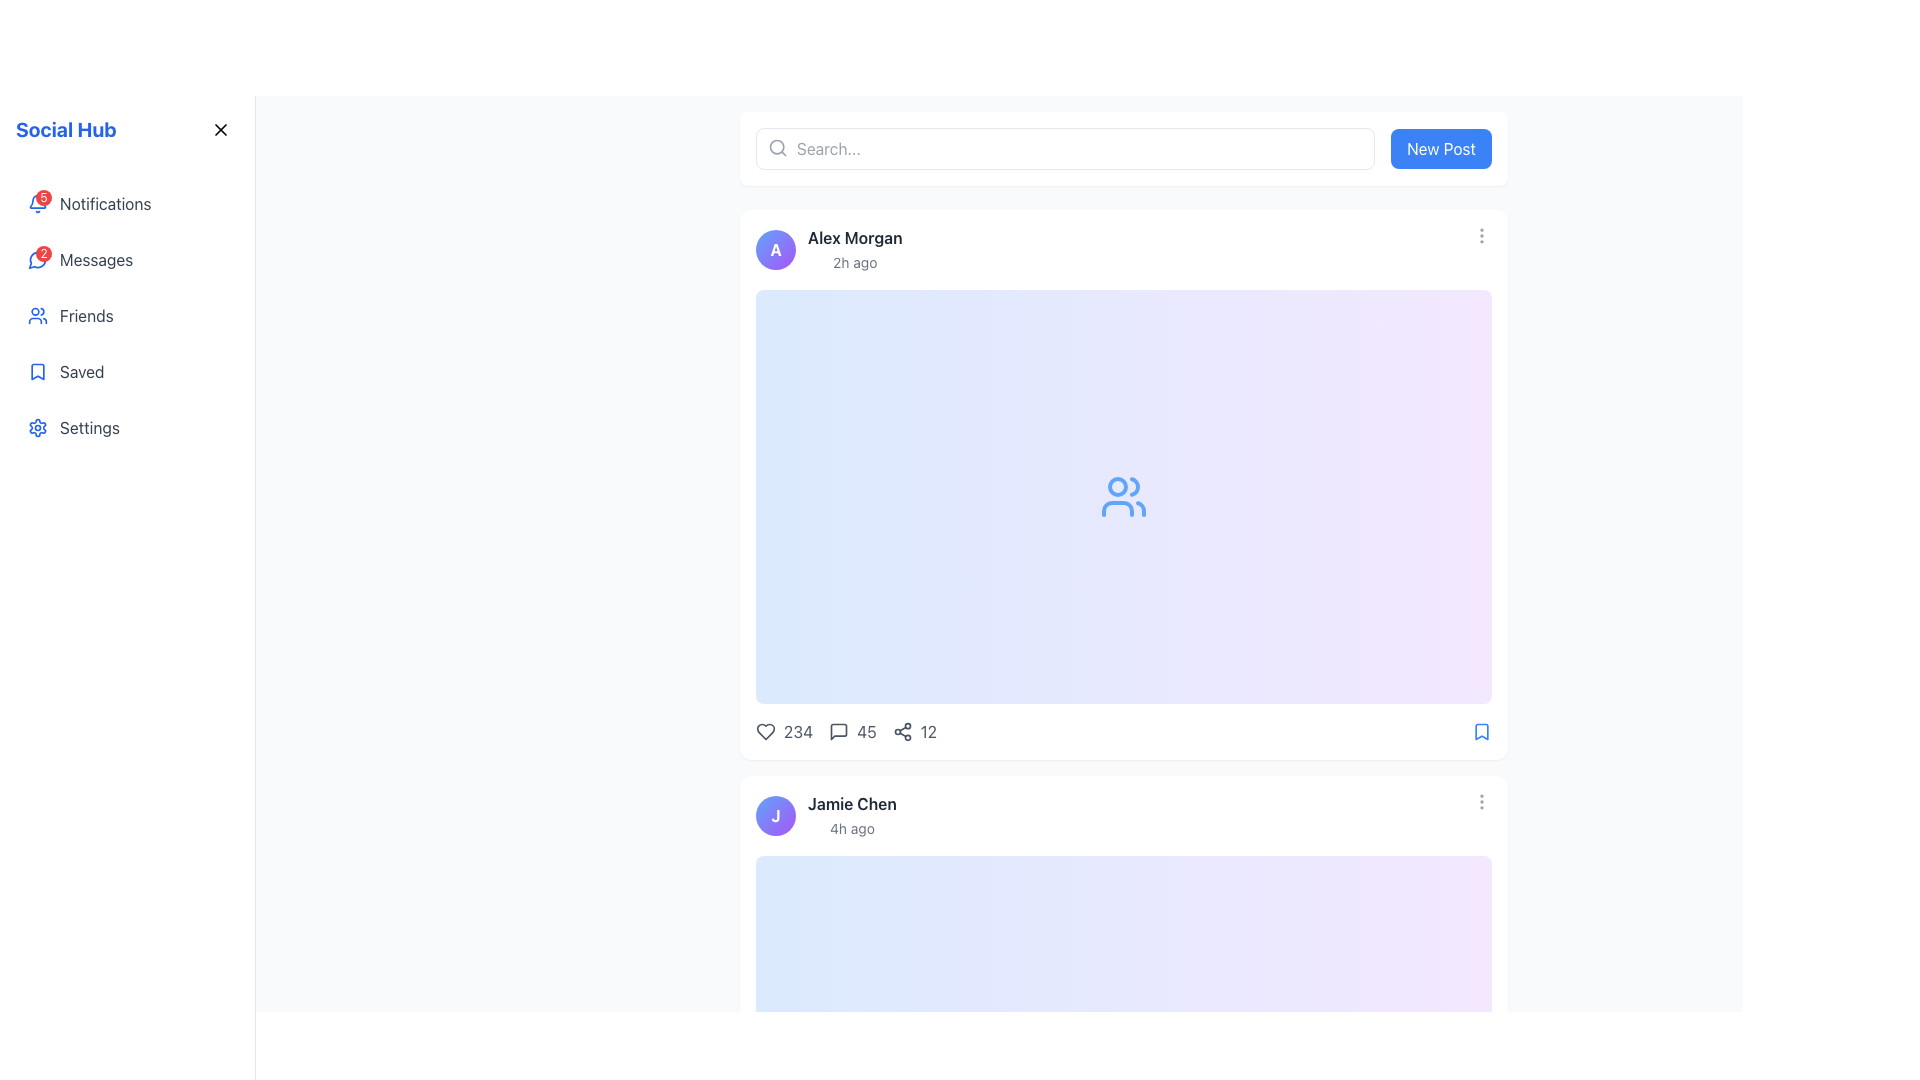 The width and height of the screenshot is (1920, 1080). What do you see at coordinates (846, 732) in the screenshot?
I see `the comment counter located in the lower left of the post item, positioned between the likes icon and the share icon` at bounding box center [846, 732].